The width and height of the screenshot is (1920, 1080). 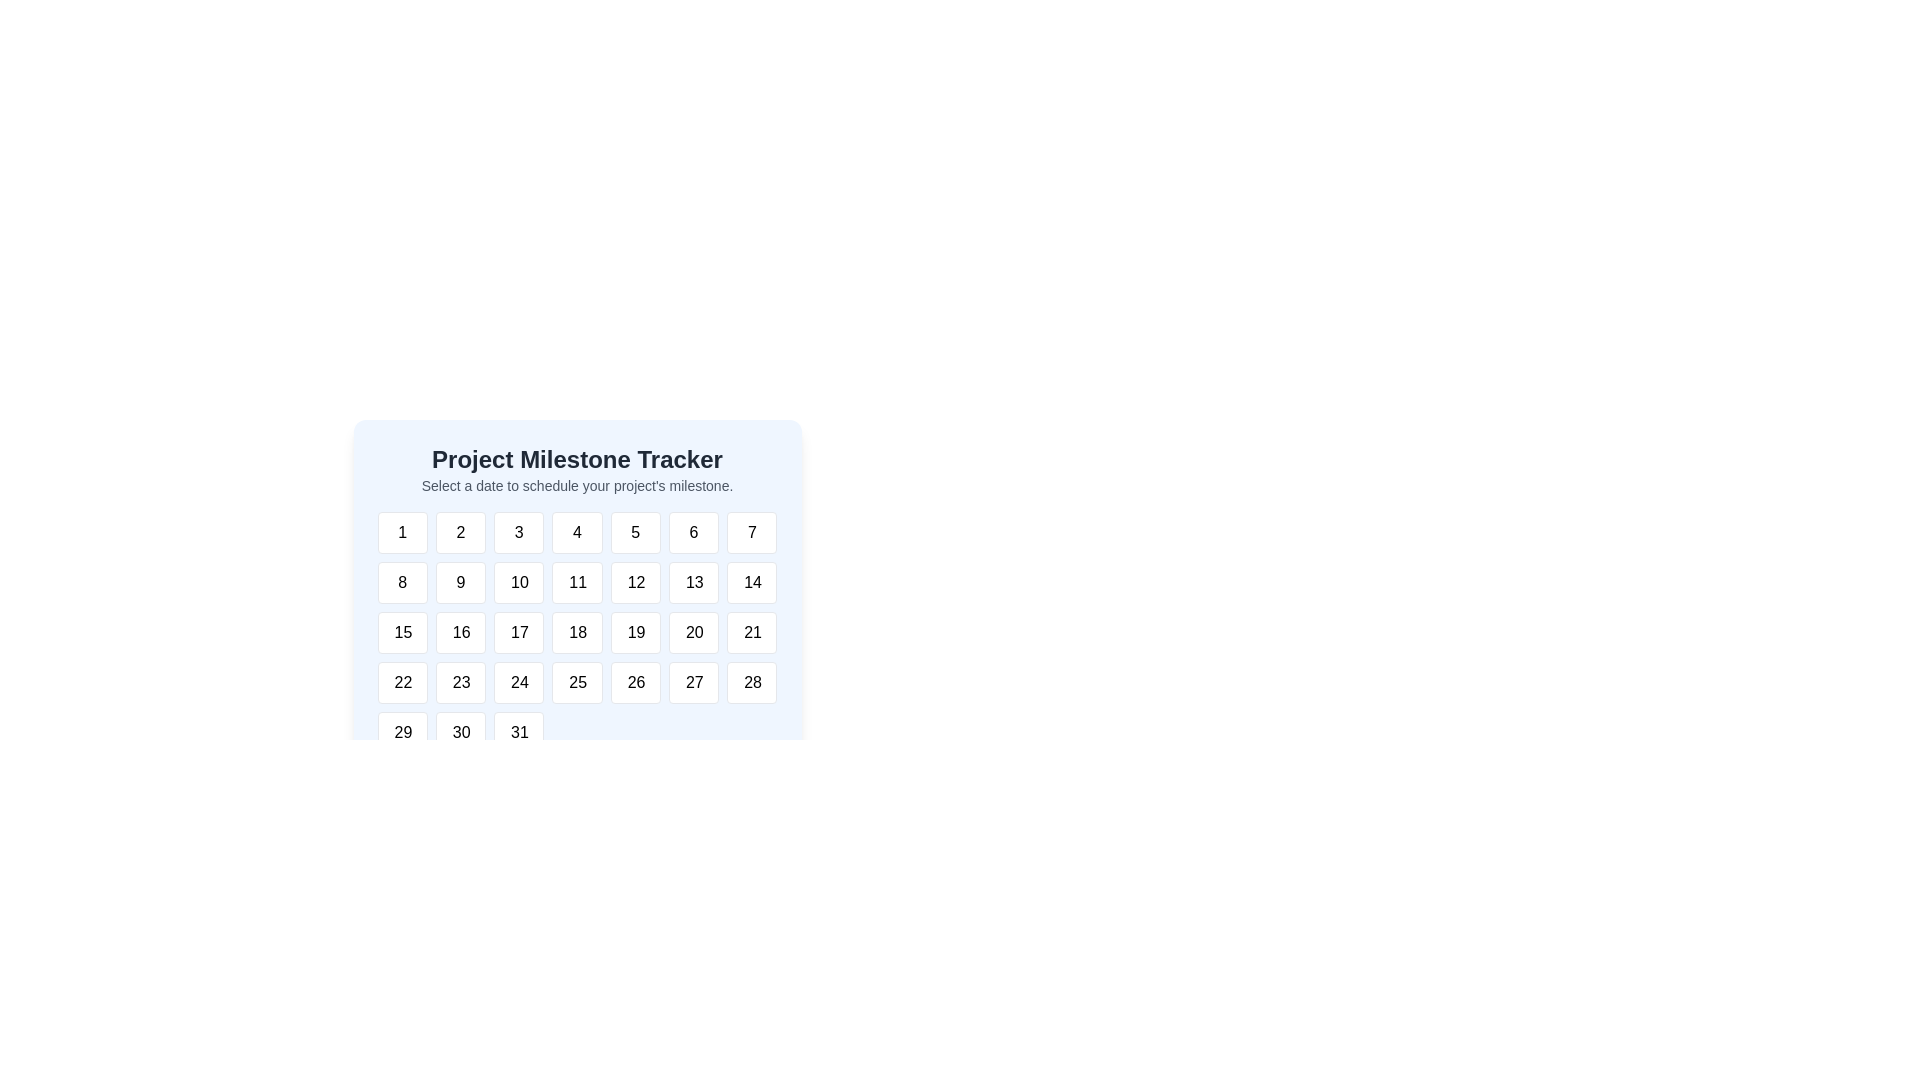 I want to click on the button in the calendar interface that represents a selectable date, located in the seventh column of the fourth row, so click(x=751, y=681).